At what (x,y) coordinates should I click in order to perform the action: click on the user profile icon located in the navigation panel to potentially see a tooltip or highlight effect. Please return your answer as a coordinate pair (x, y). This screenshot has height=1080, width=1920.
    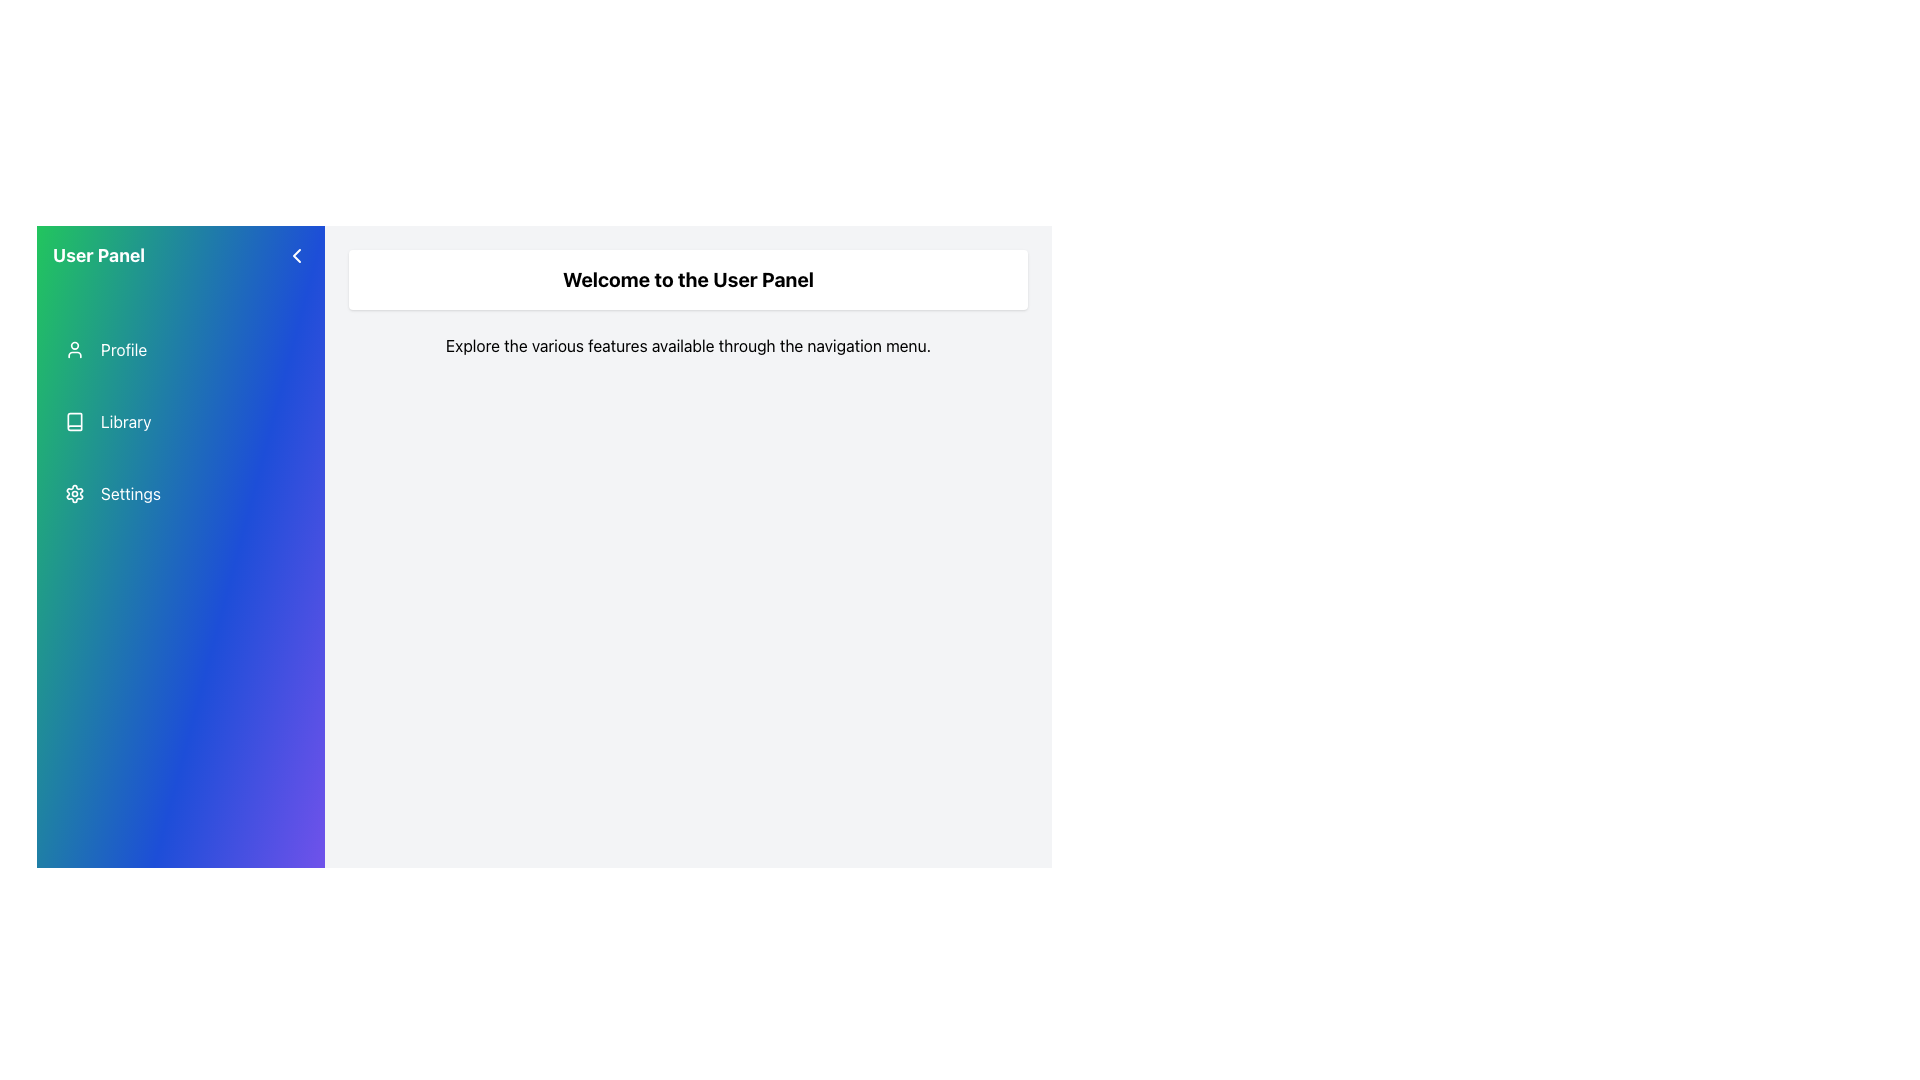
    Looking at the image, I should click on (75, 349).